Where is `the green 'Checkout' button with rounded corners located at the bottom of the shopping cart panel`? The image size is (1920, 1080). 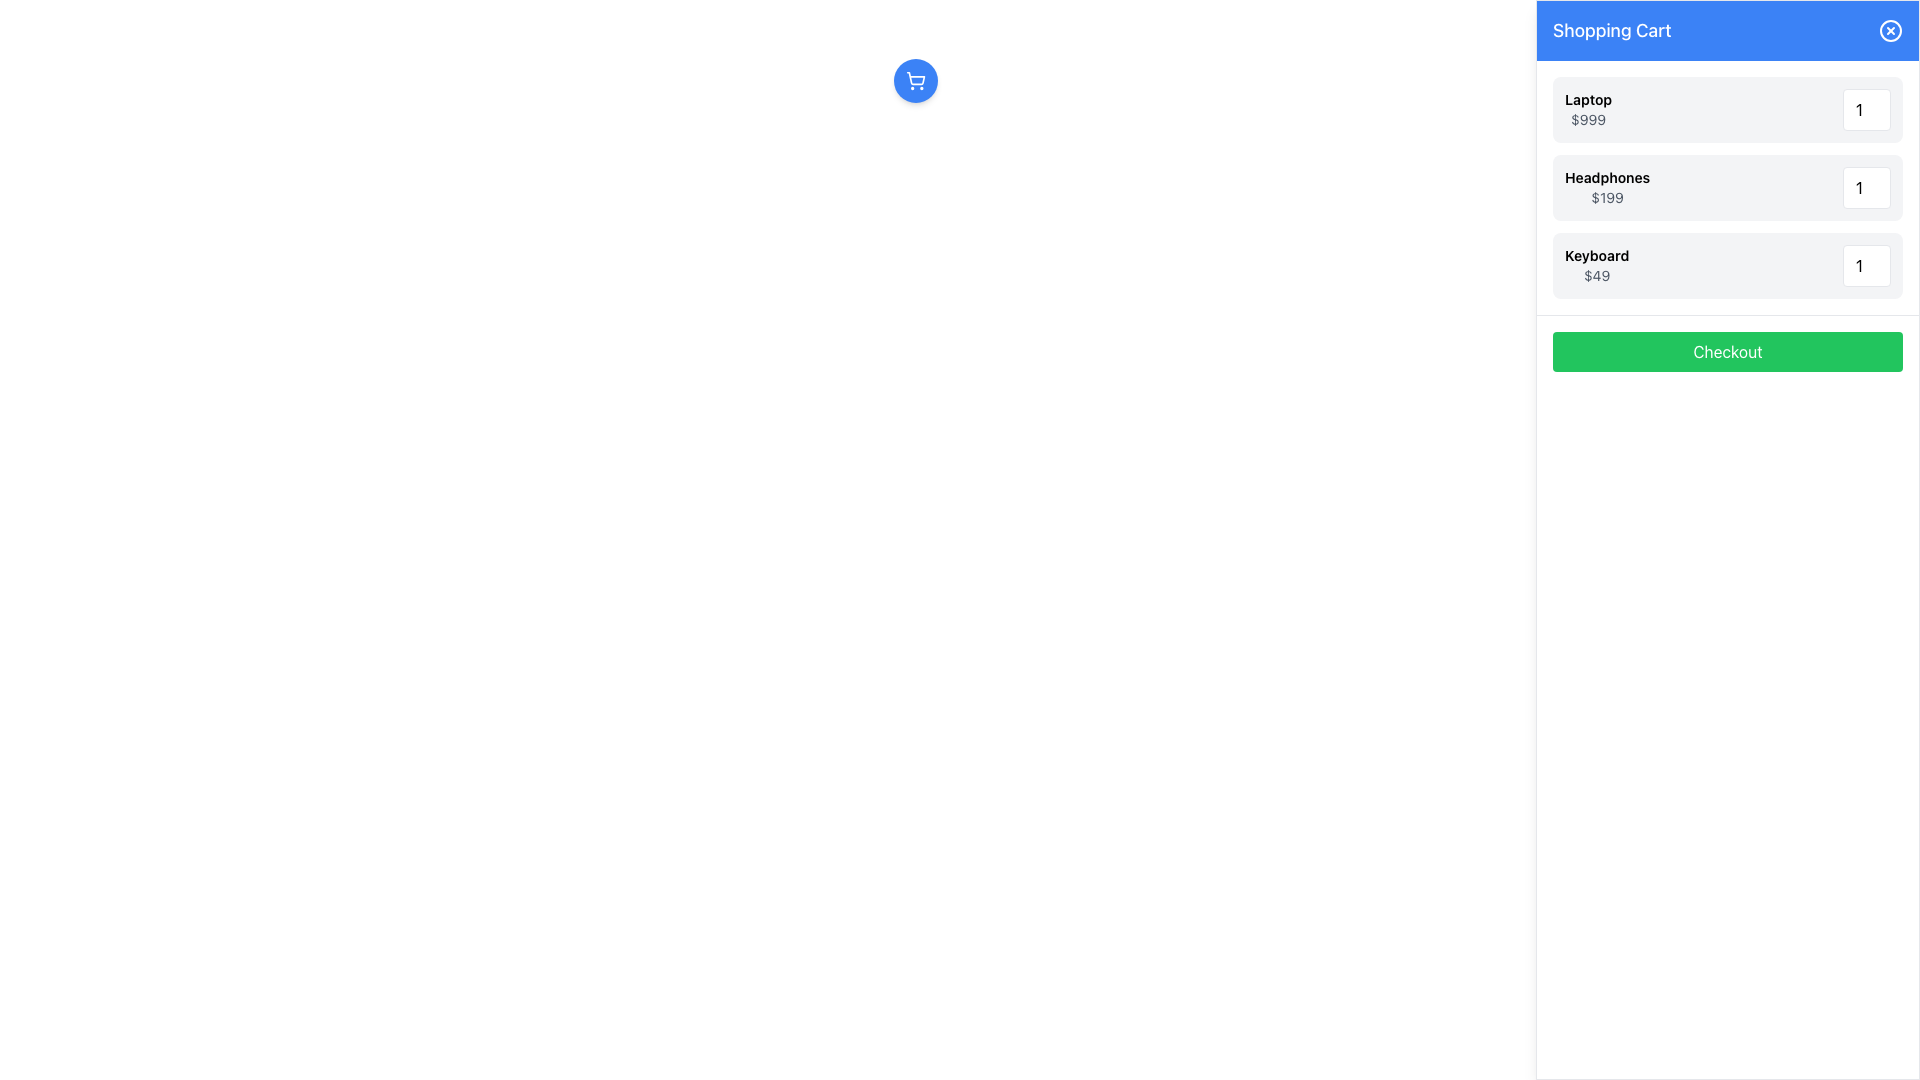
the green 'Checkout' button with rounded corners located at the bottom of the shopping cart panel is located at coordinates (1727, 350).